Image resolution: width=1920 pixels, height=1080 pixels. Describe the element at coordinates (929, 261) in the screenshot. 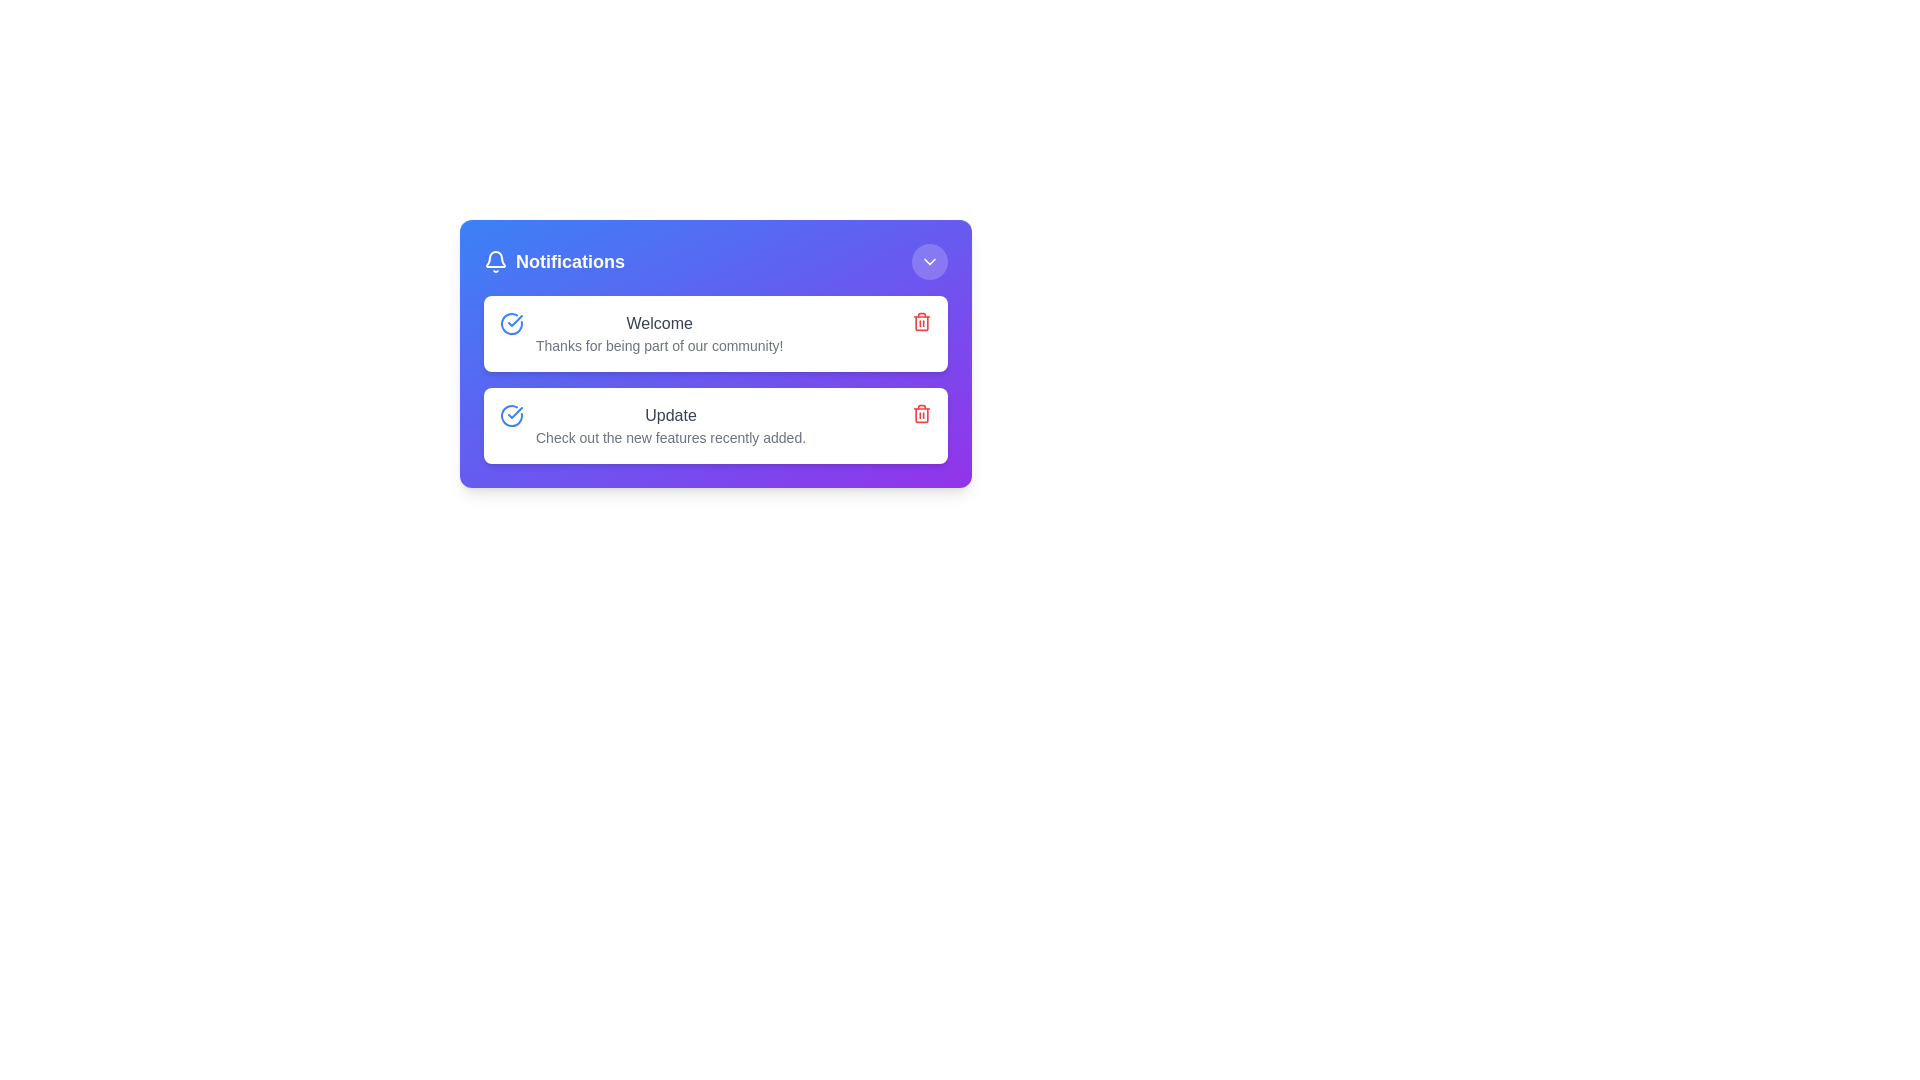

I see `the circular button with a downward-pointing chevron icon located at the upper-right area of the 'Notifications' section` at that location.